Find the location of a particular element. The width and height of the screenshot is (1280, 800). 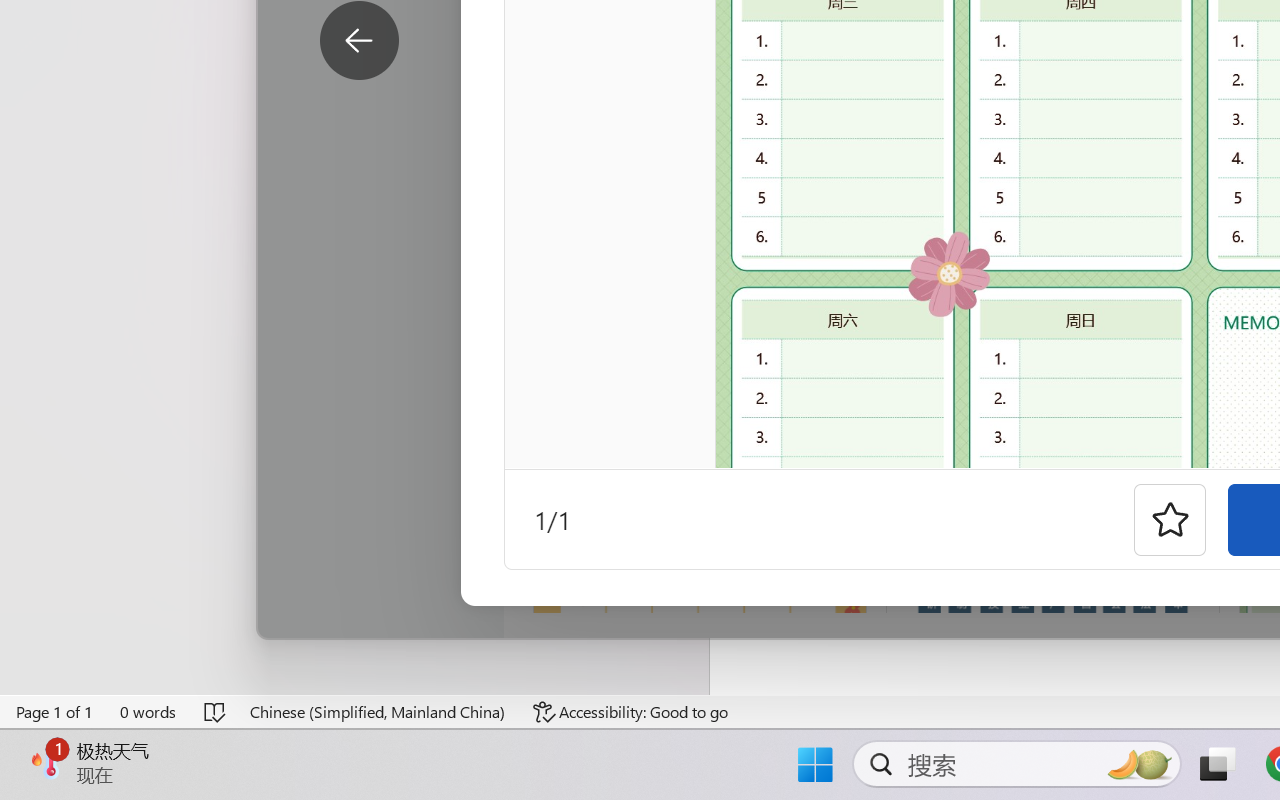

'Language Chinese (Simplified, Mainland China)' is located at coordinates (378, 711).